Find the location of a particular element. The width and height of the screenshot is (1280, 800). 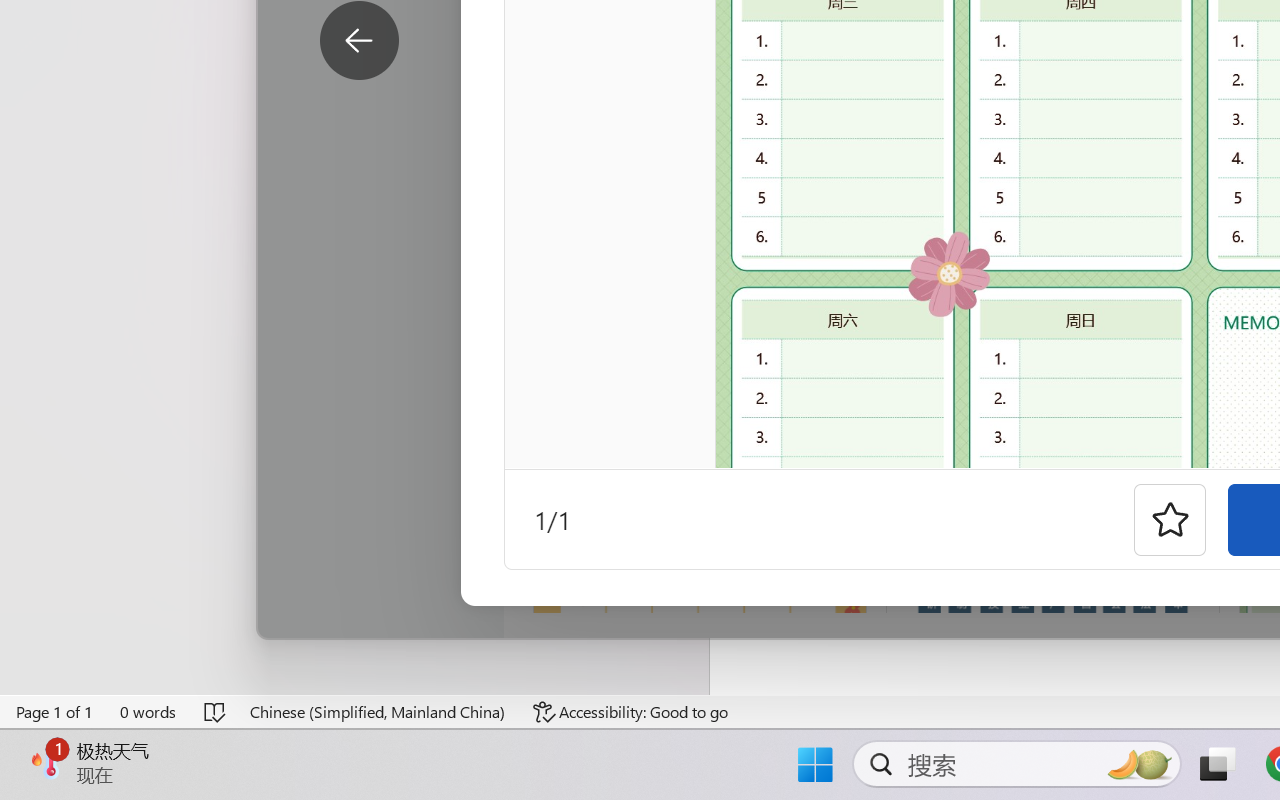

'Language Chinese (Simplified, Mainland China)' is located at coordinates (378, 711).